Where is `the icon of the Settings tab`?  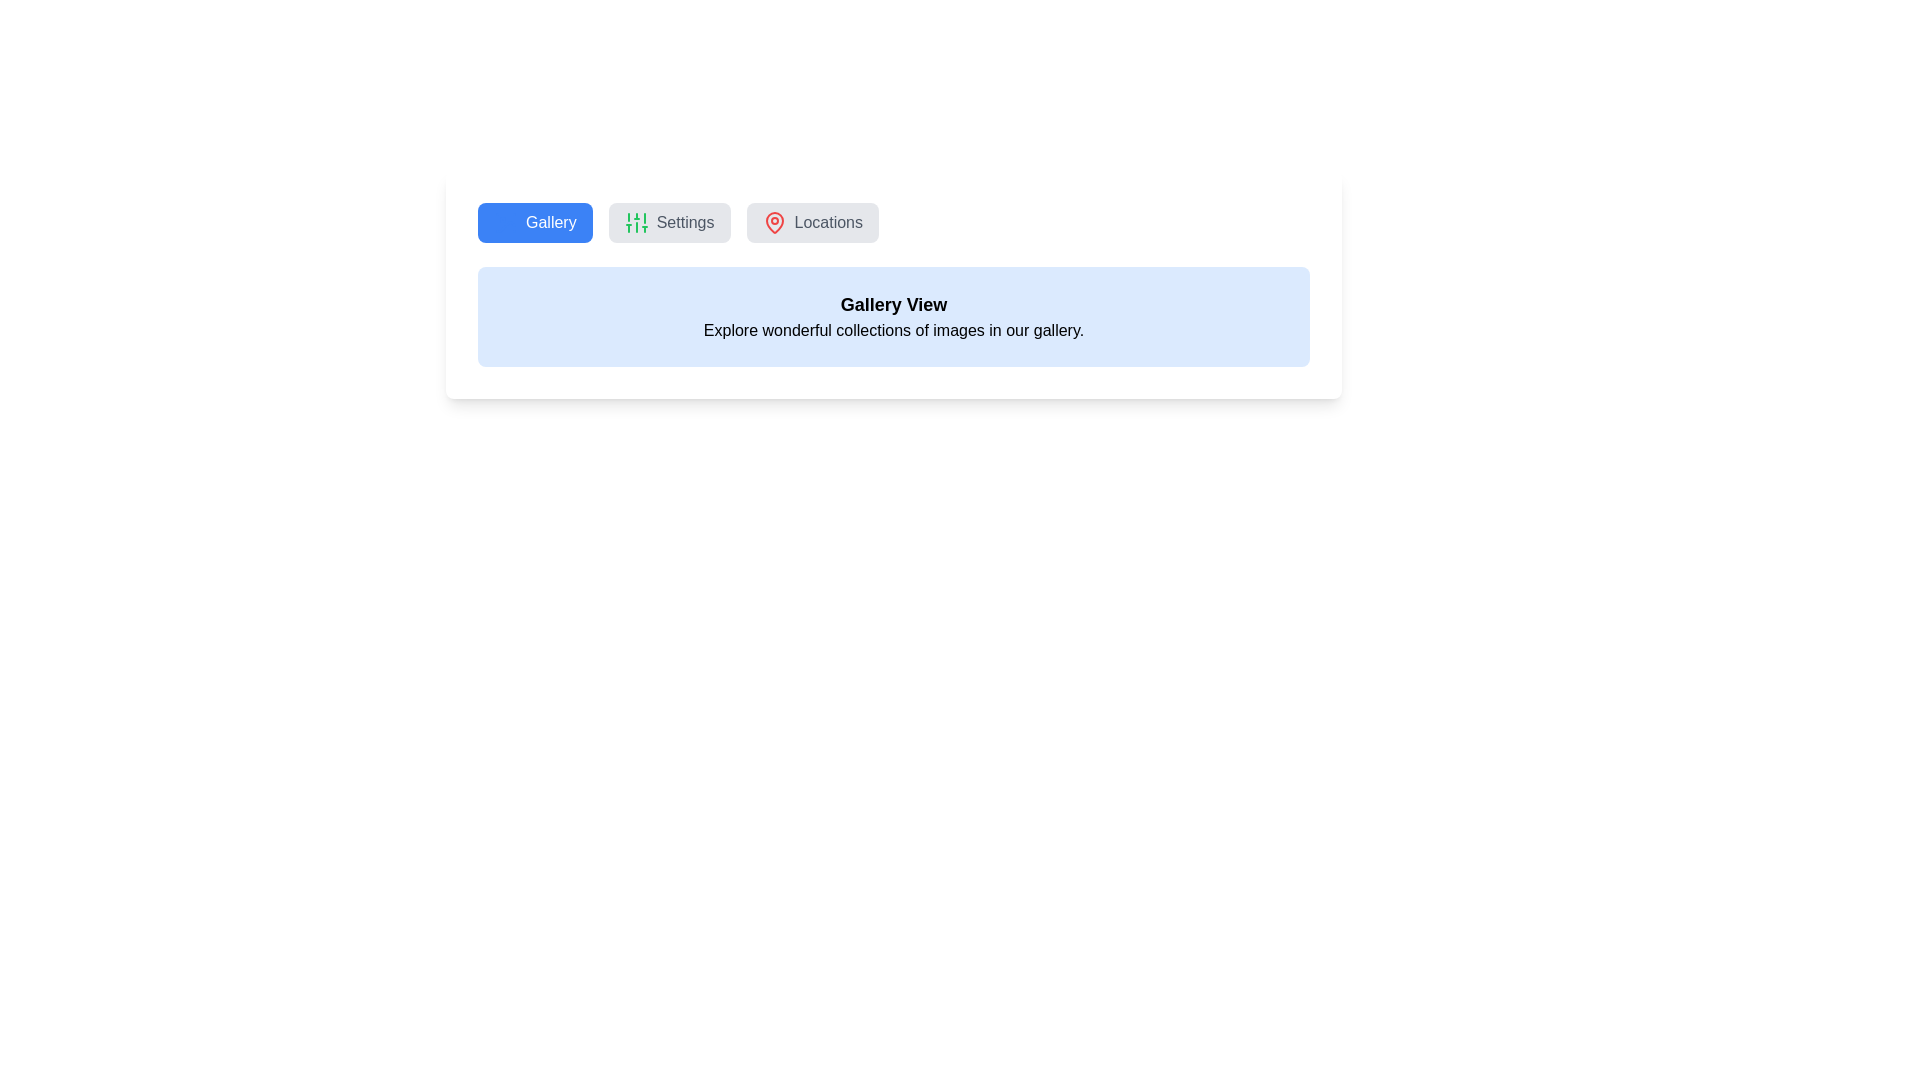 the icon of the Settings tab is located at coordinates (635, 223).